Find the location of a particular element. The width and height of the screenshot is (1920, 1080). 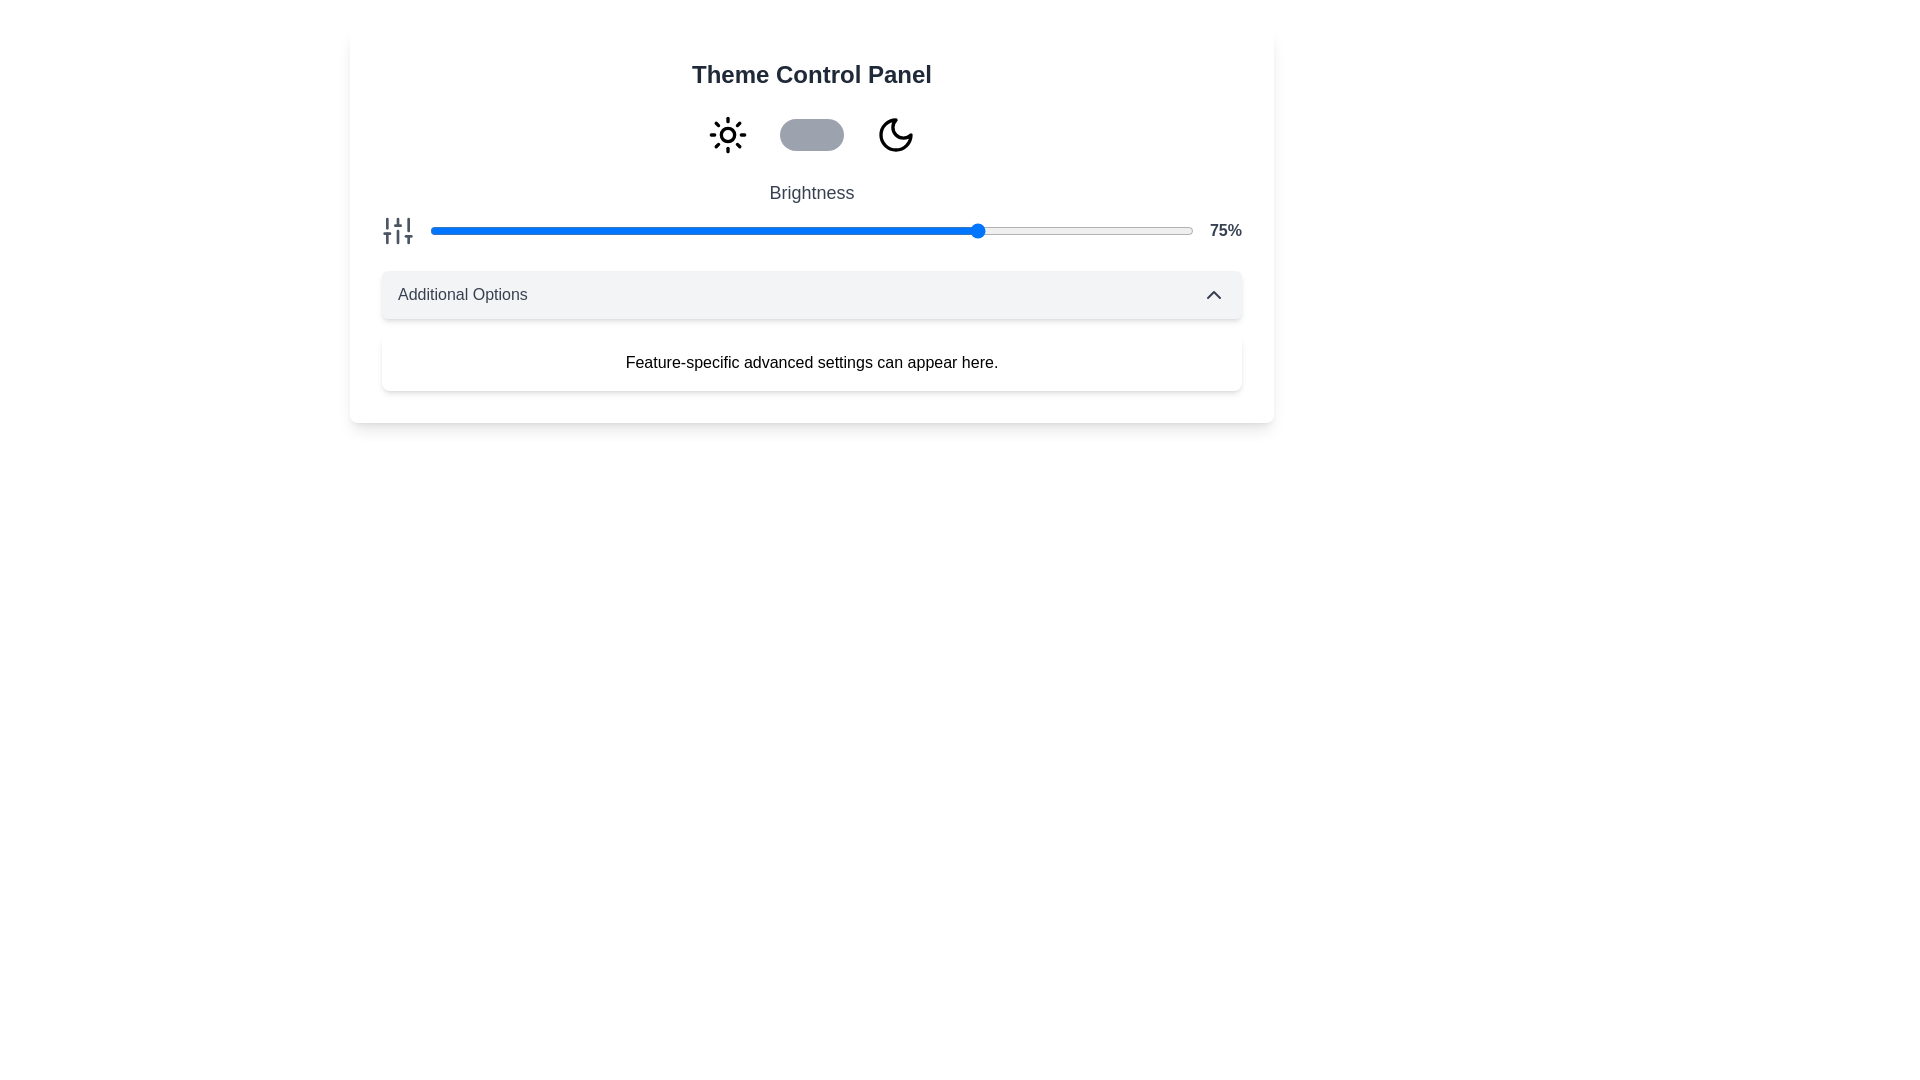

the brightness level is located at coordinates (429, 230).